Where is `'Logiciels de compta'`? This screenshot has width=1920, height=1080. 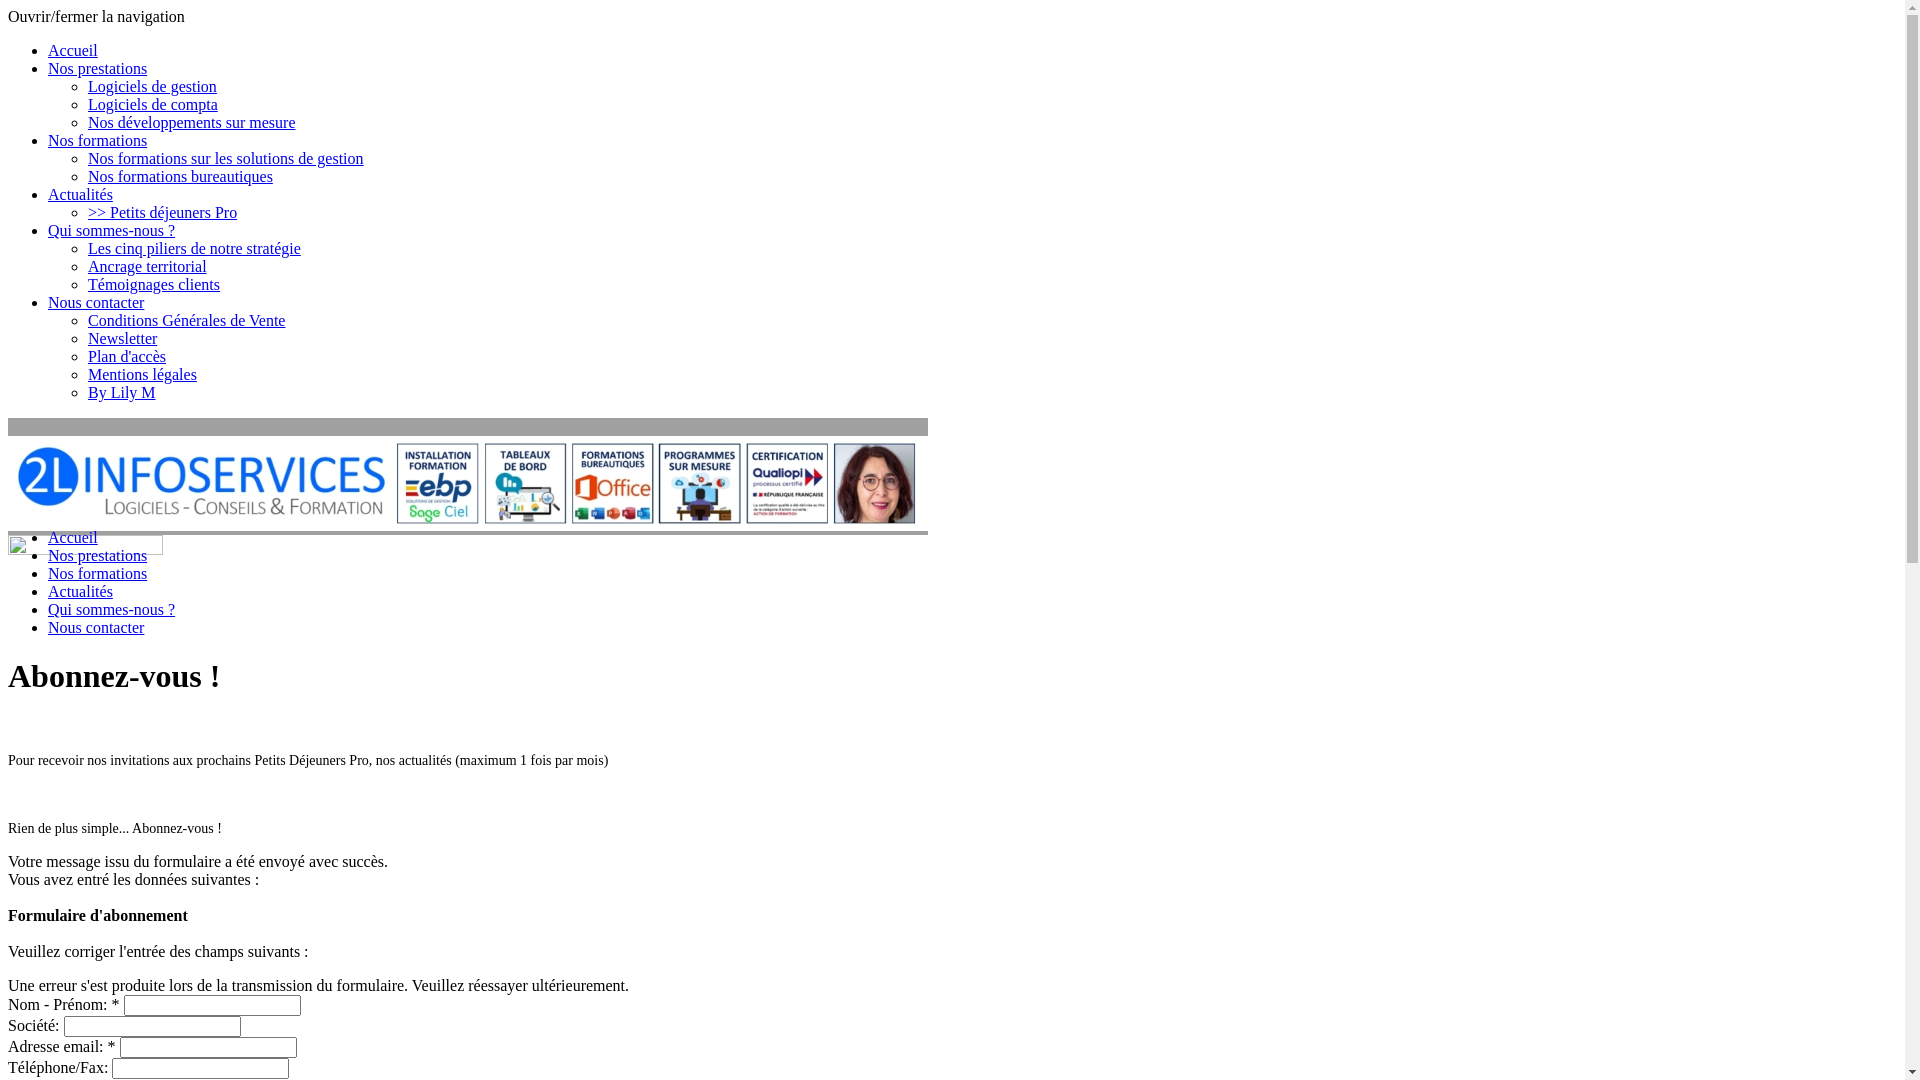 'Logiciels de compta' is located at coordinates (152, 104).